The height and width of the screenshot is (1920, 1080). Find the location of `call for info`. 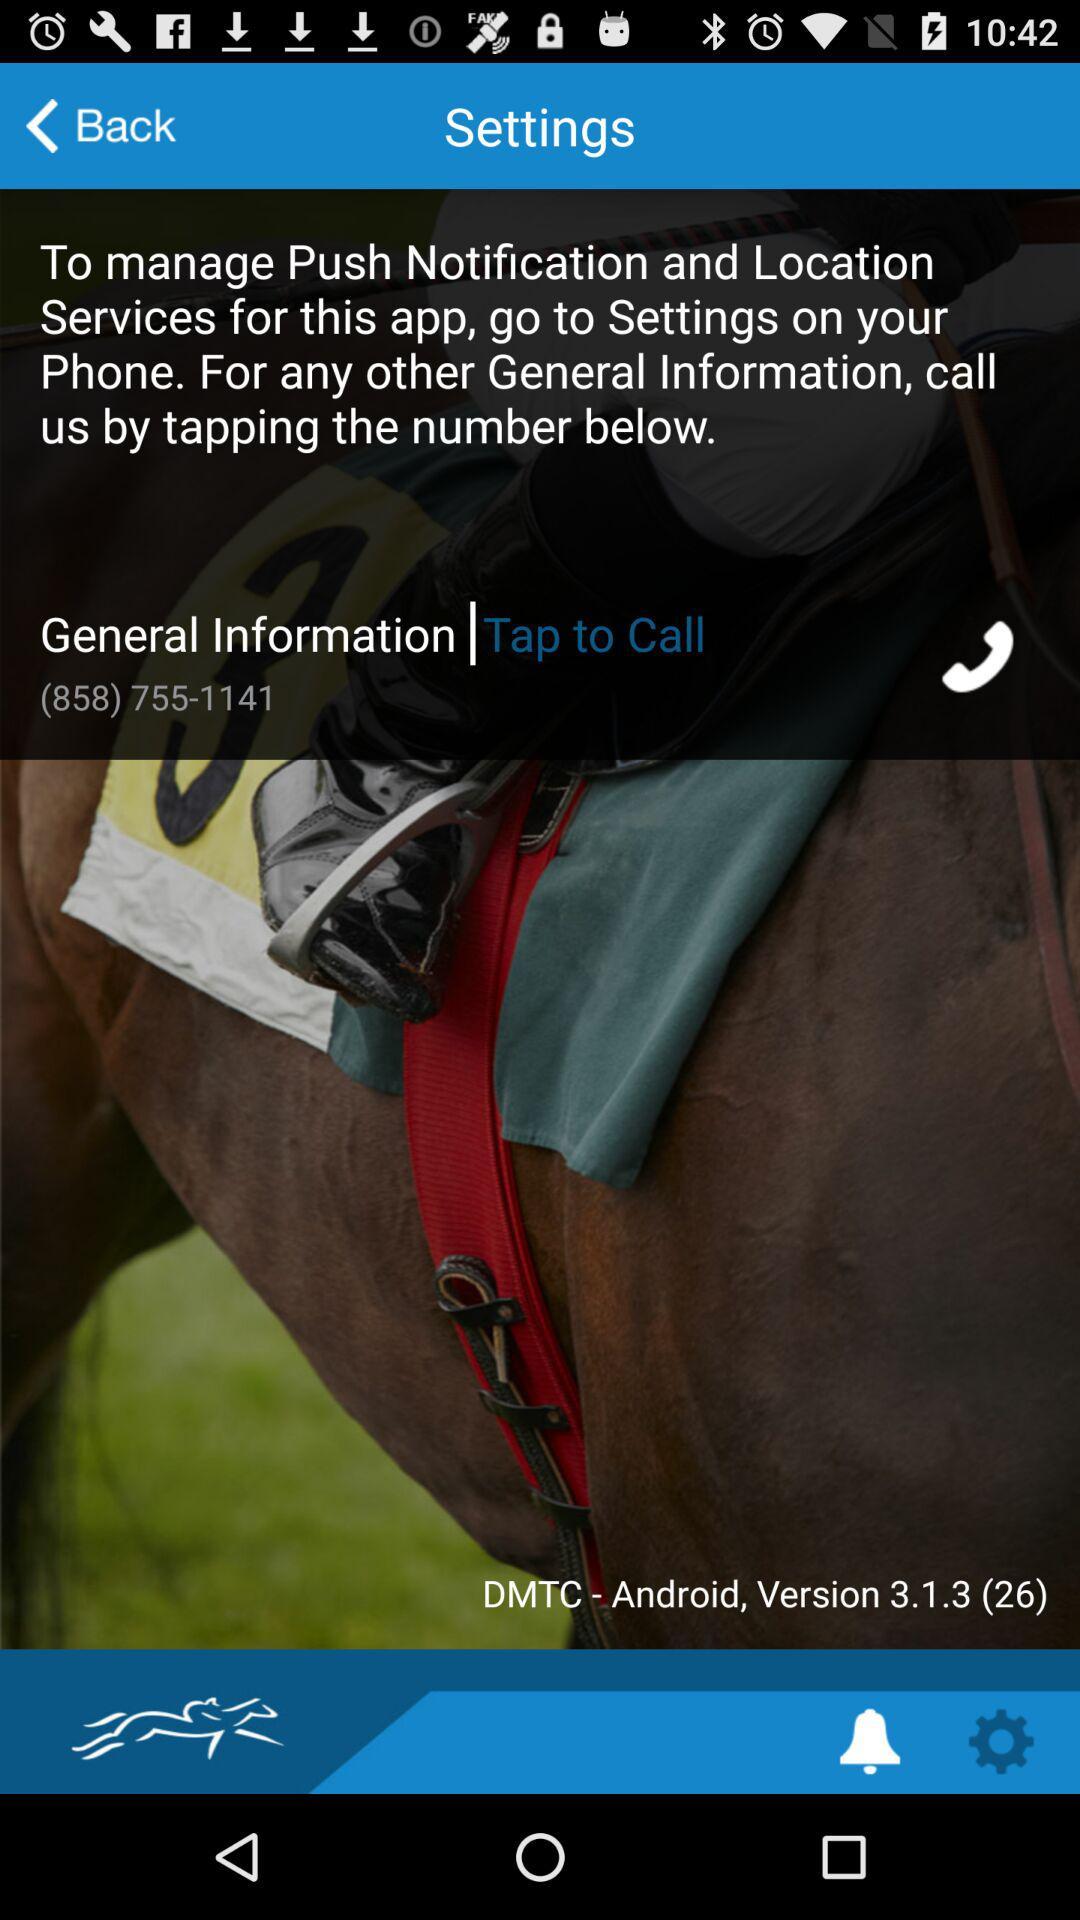

call for info is located at coordinates (979, 660).